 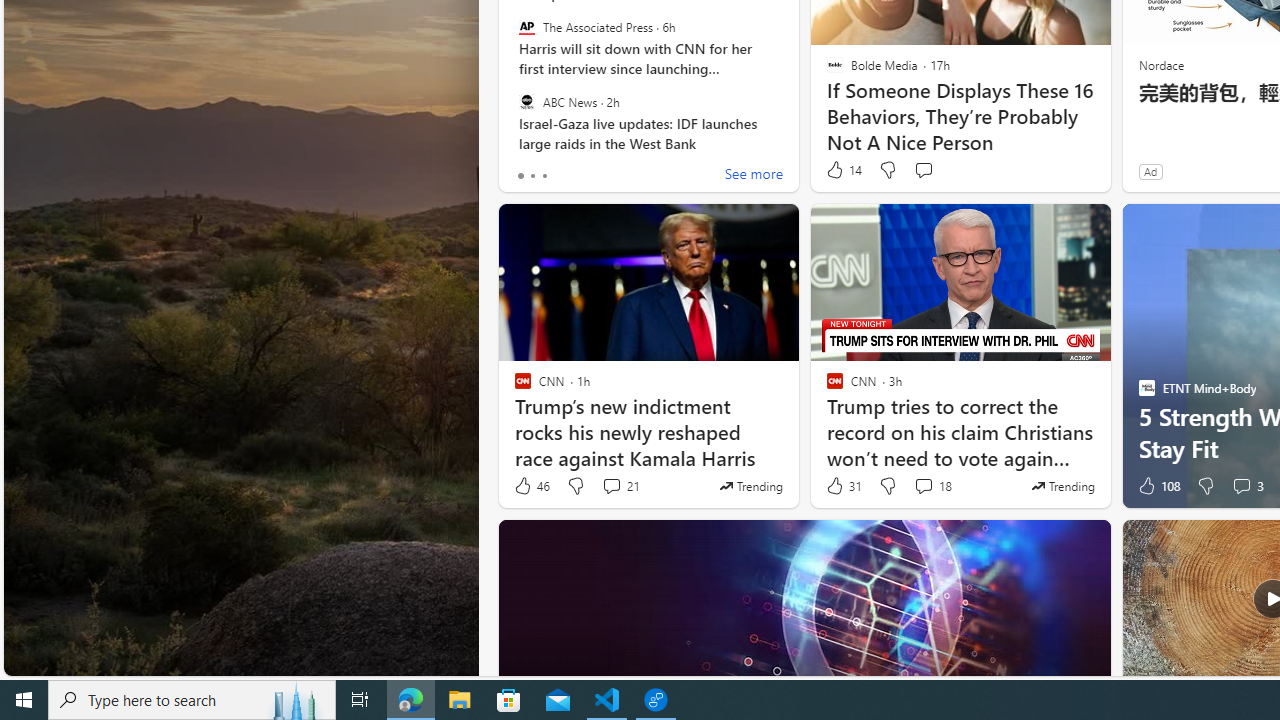 I want to click on 'View comments 21 Comment', so click(x=619, y=486).